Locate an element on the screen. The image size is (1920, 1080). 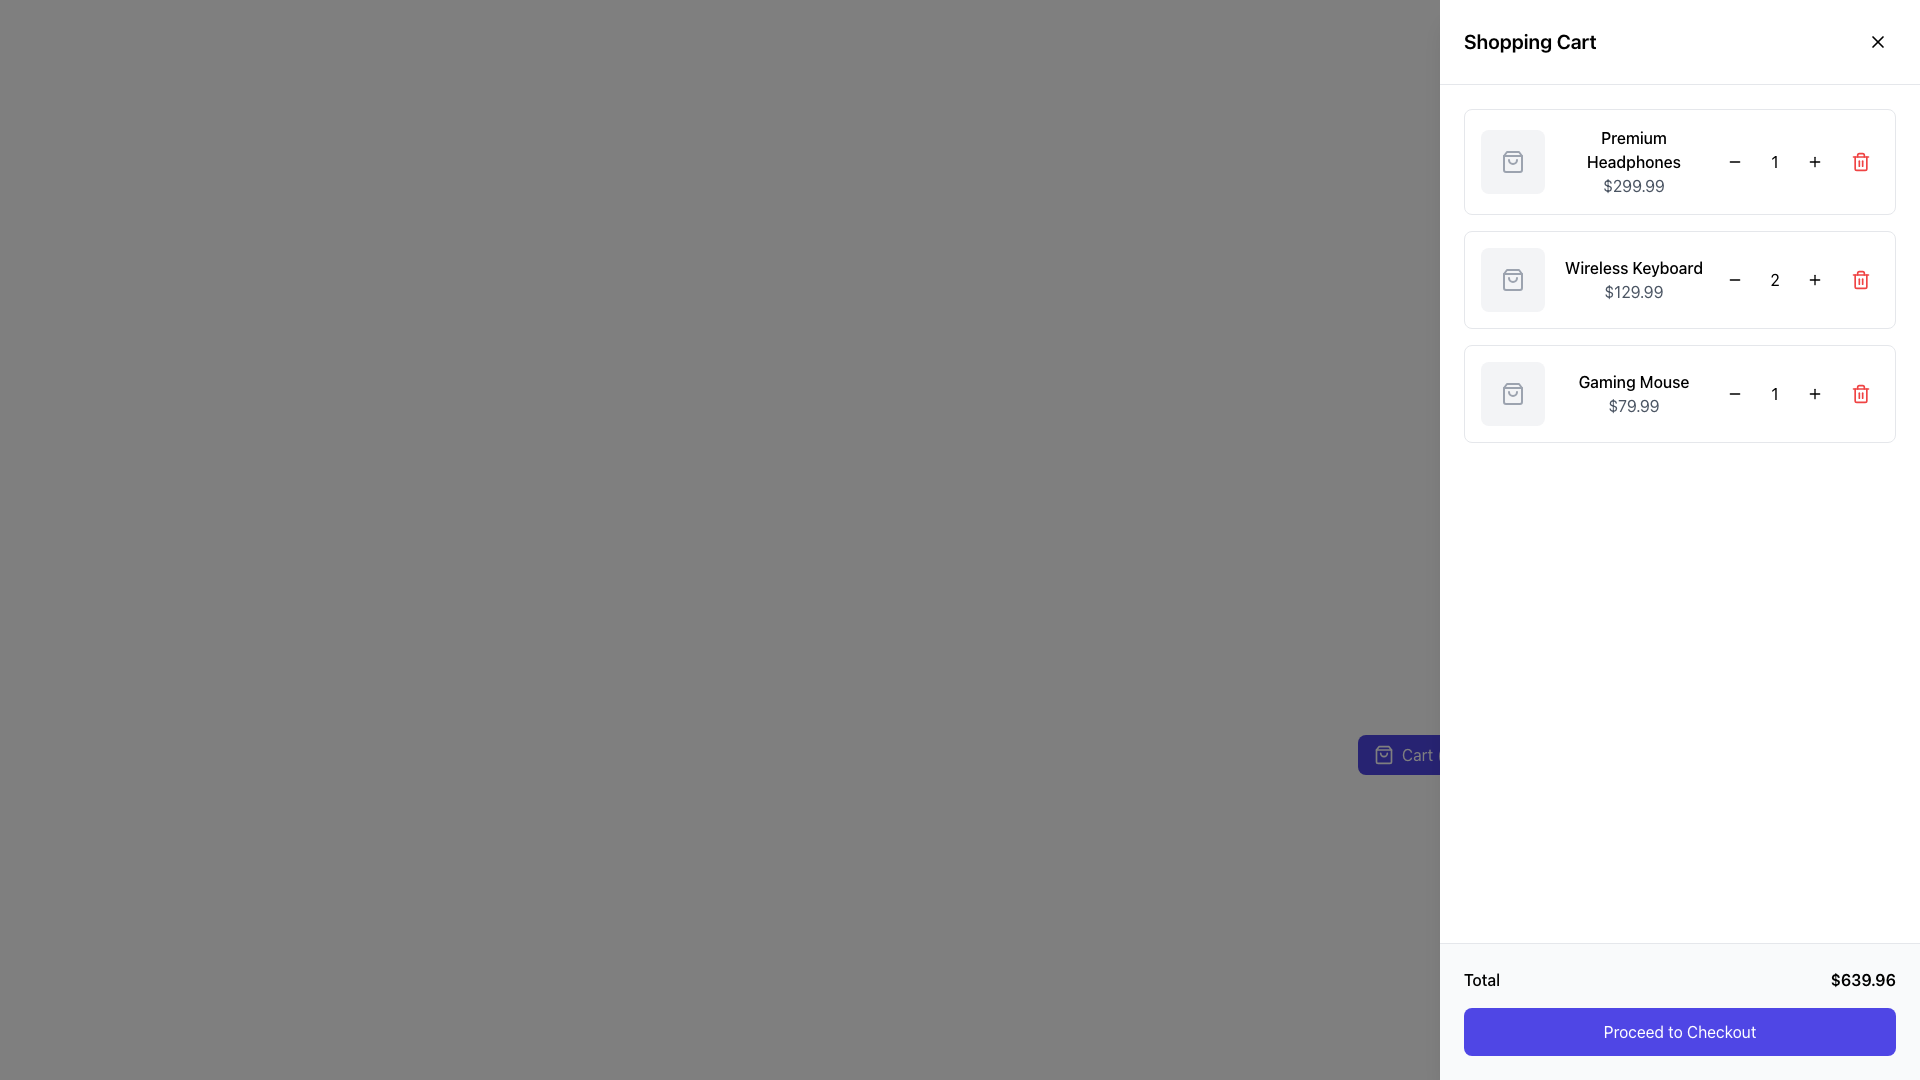
the text display indicating the current quantity of 'Wireless Keyboard' is located at coordinates (1775, 280).